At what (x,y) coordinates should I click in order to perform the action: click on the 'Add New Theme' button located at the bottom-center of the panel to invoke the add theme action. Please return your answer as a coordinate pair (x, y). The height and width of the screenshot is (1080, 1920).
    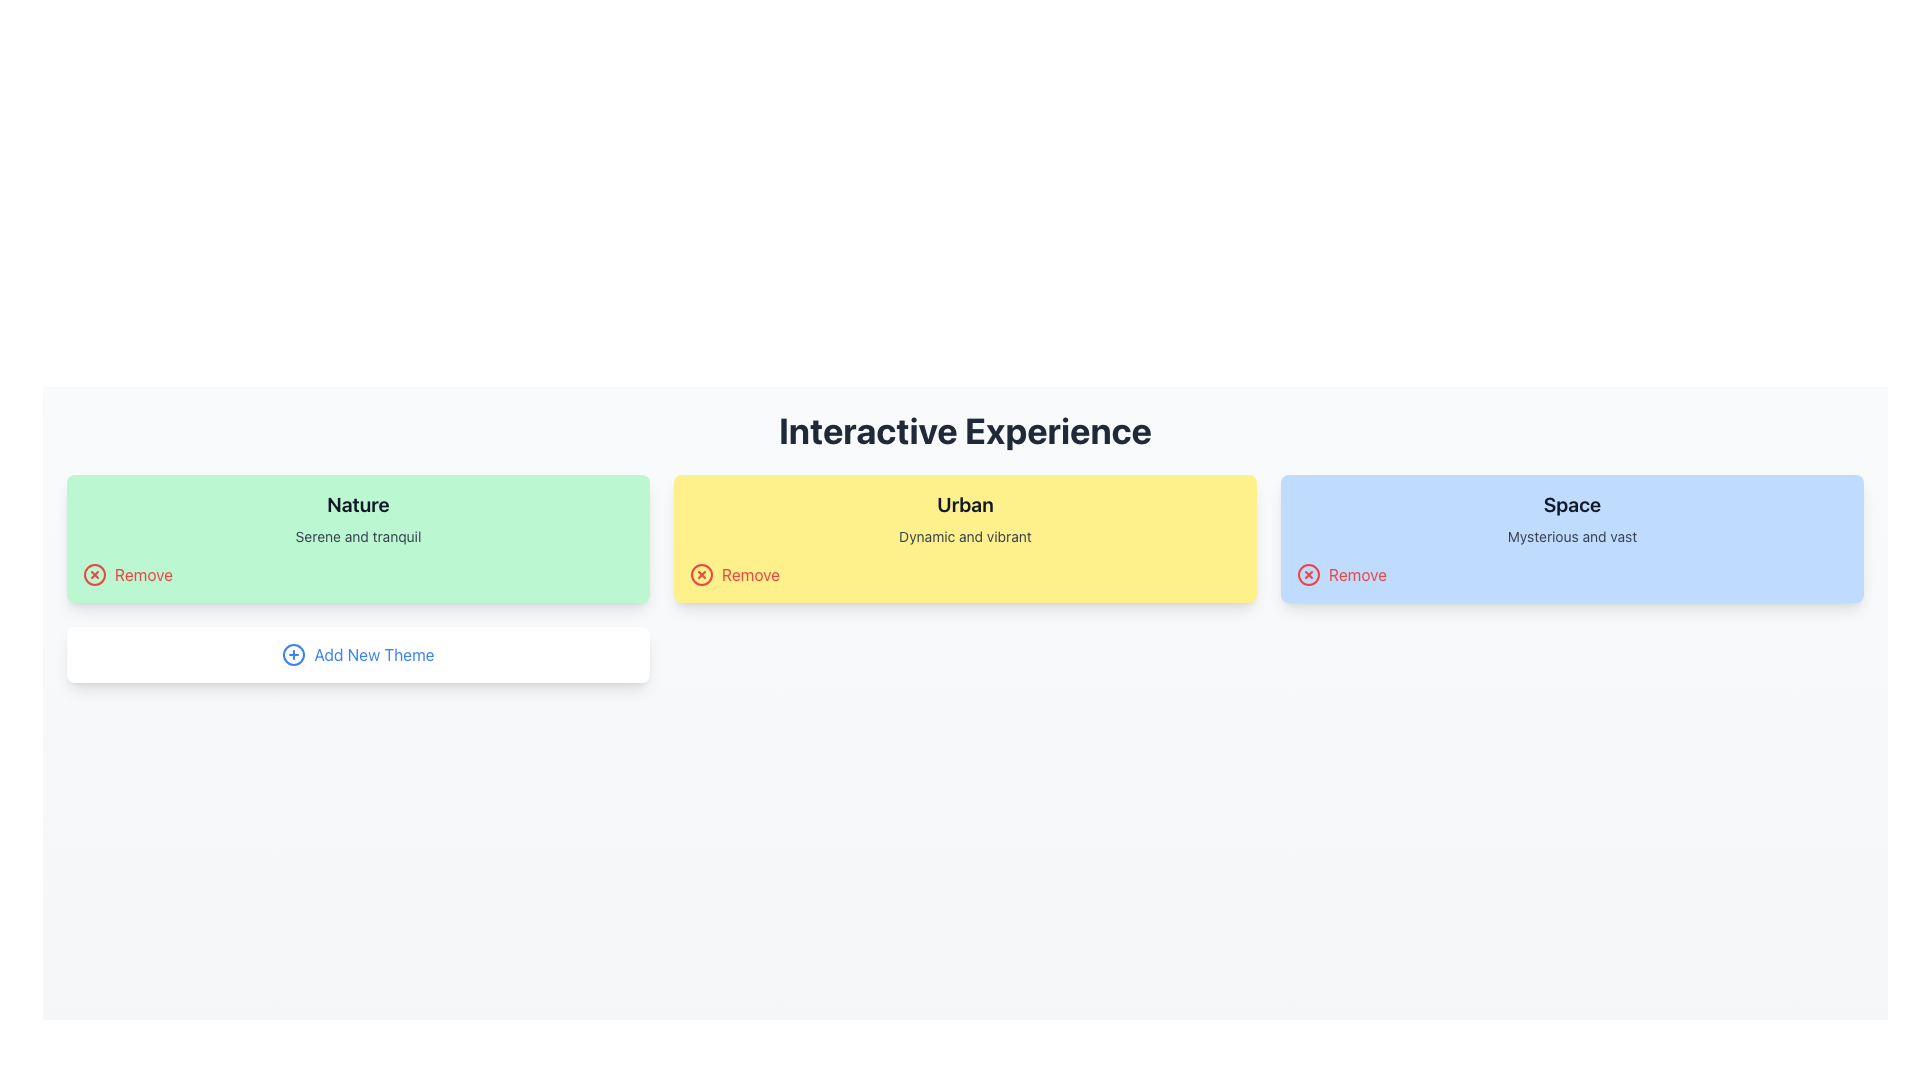
    Looking at the image, I should click on (358, 655).